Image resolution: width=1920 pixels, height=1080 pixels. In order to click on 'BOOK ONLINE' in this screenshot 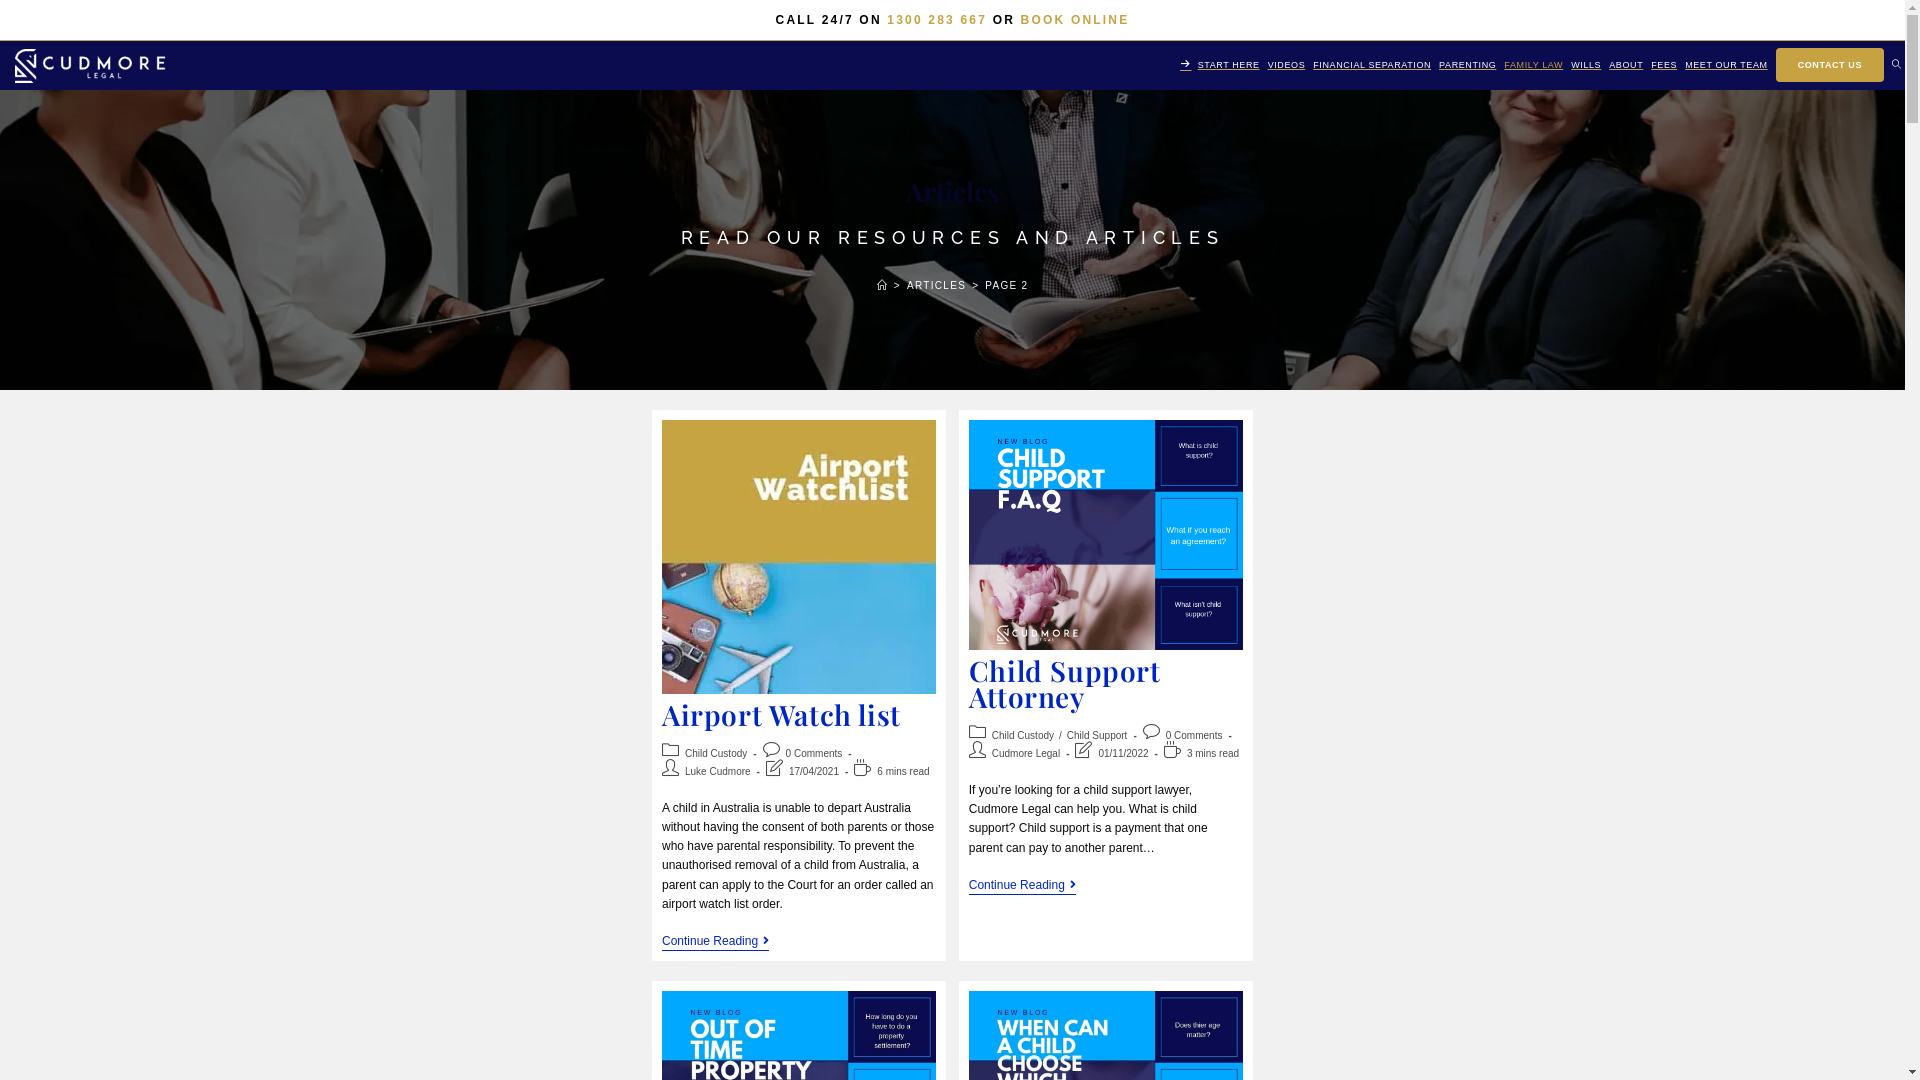, I will do `click(1074, 19)`.